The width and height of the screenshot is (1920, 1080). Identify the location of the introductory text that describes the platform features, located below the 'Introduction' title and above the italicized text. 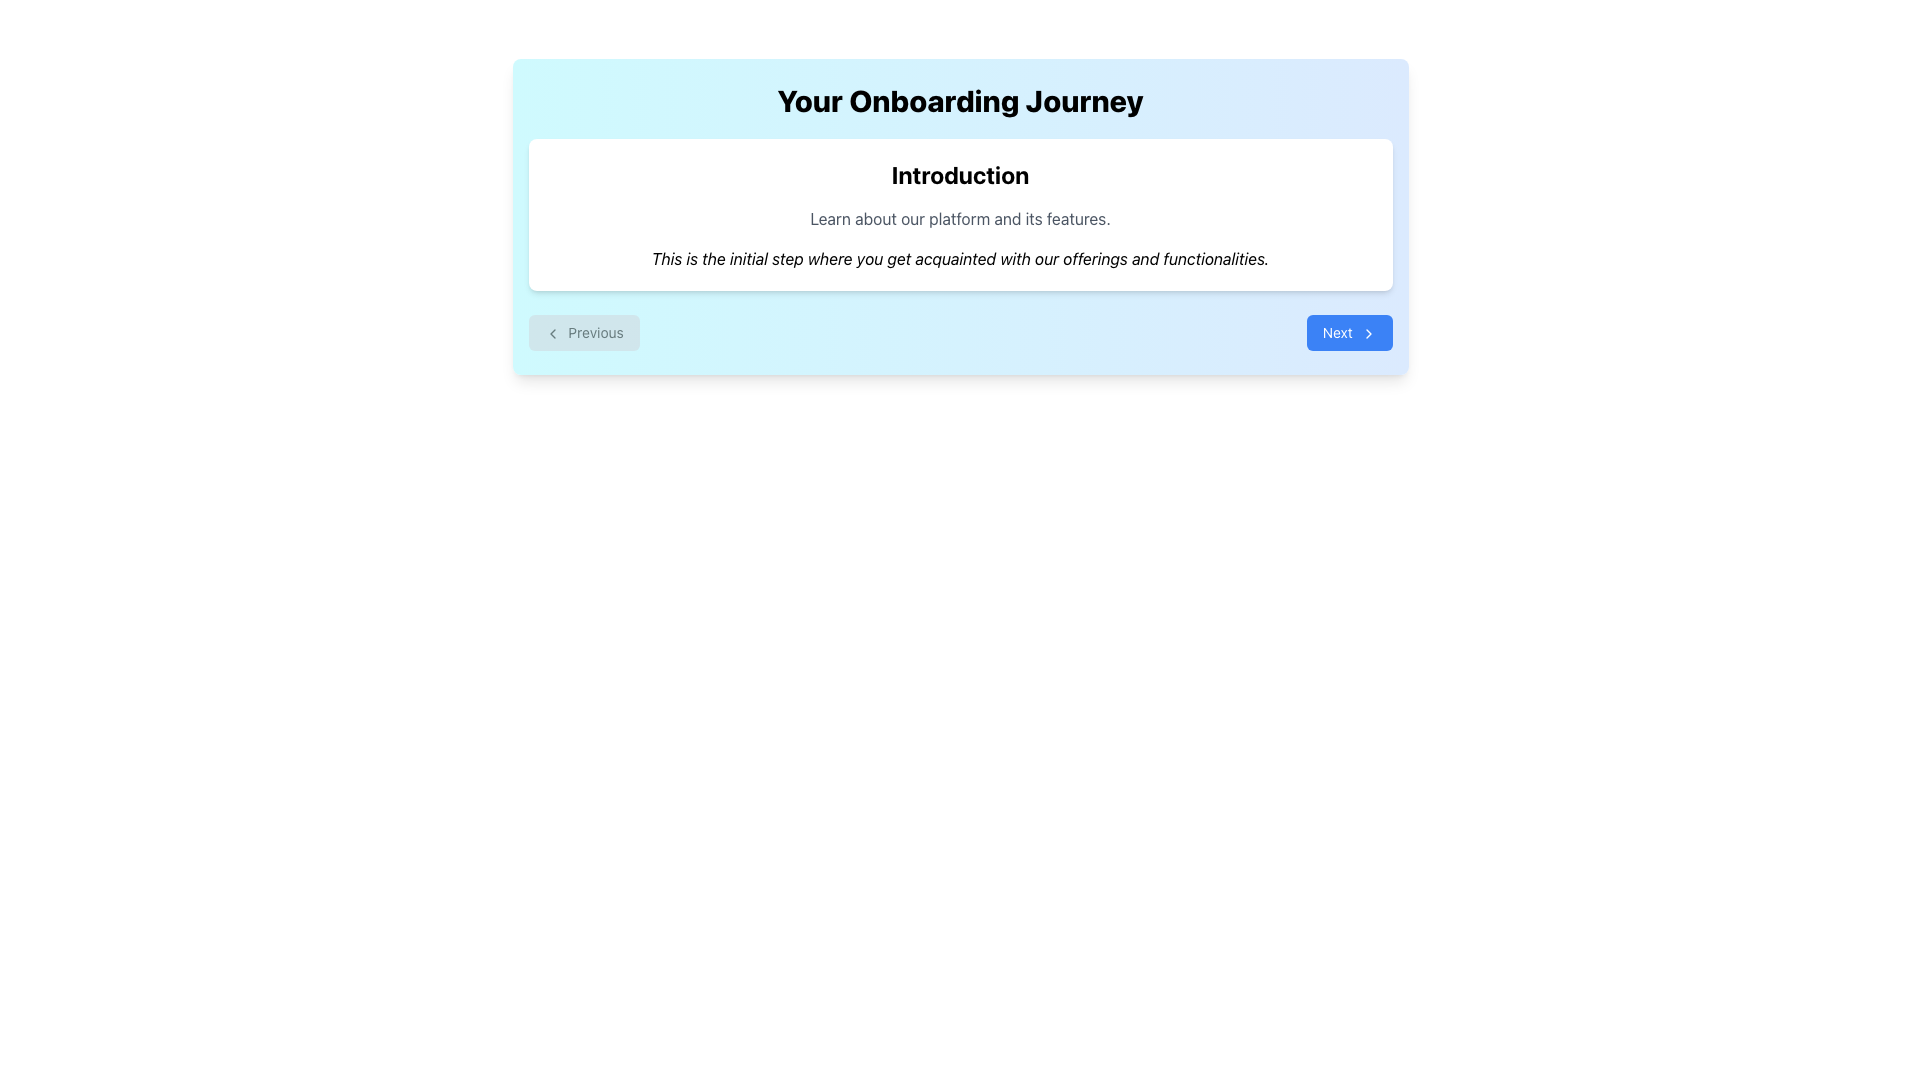
(960, 219).